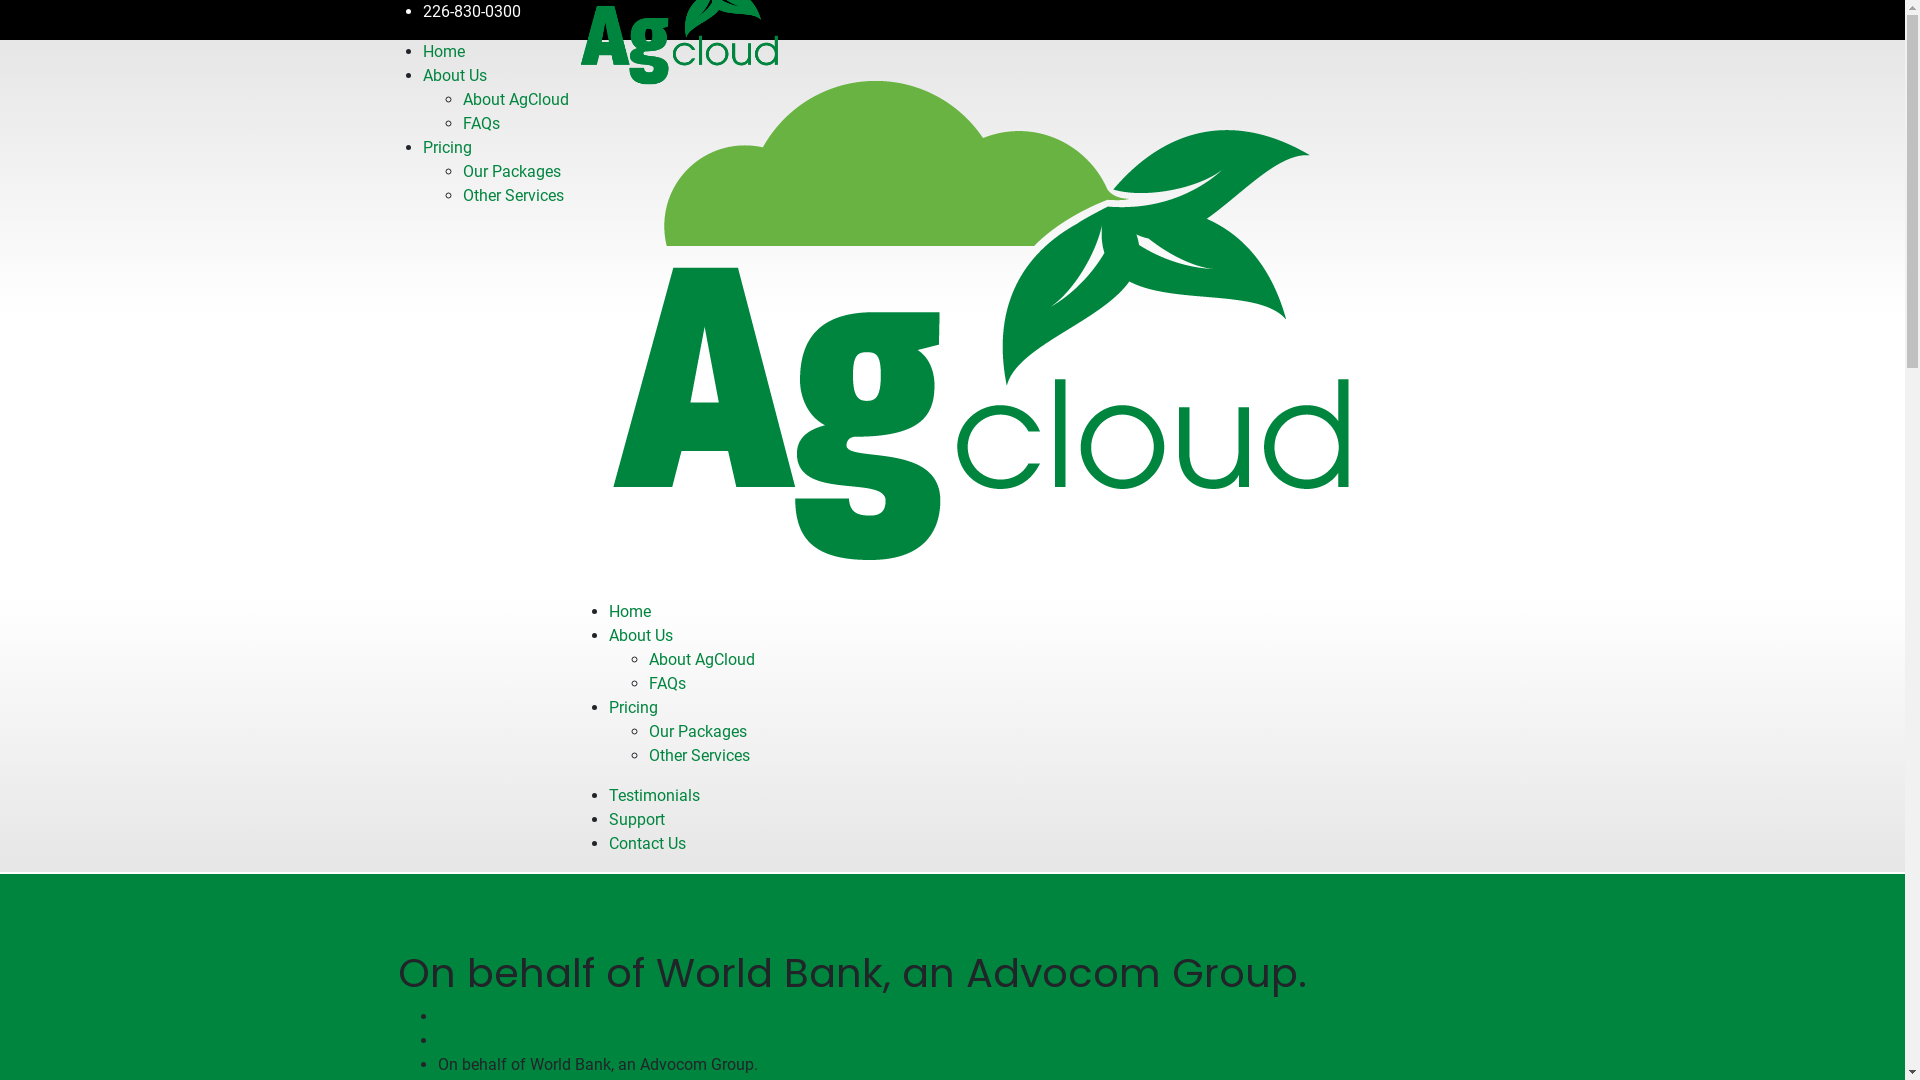 This screenshot has height=1080, width=1920. I want to click on 'FAQs', so click(666, 682).